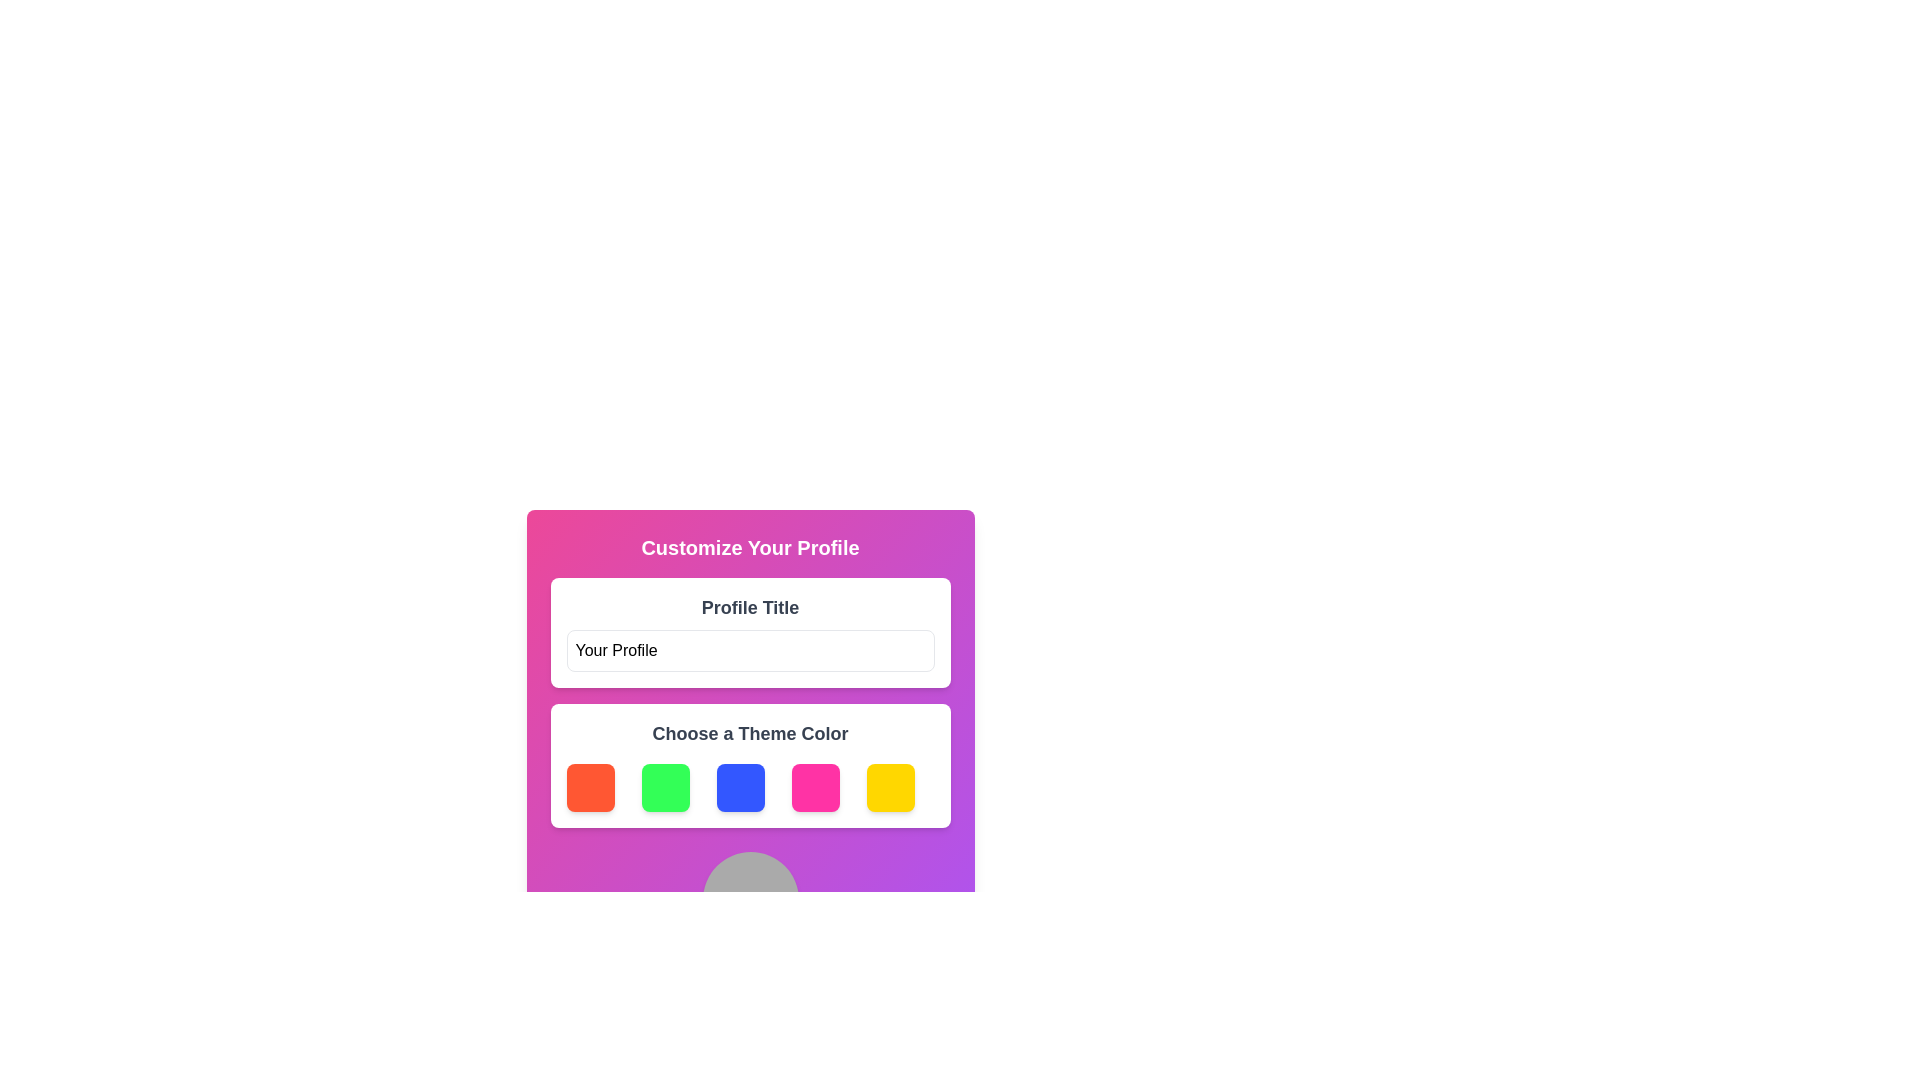 Image resolution: width=1920 pixels, height=1080 pixels. I want to click on the second button from the left in a row of five square buttons, located beneath the title 'Choose a Theme Color', to trigger any hover effects, so click(665, 786).